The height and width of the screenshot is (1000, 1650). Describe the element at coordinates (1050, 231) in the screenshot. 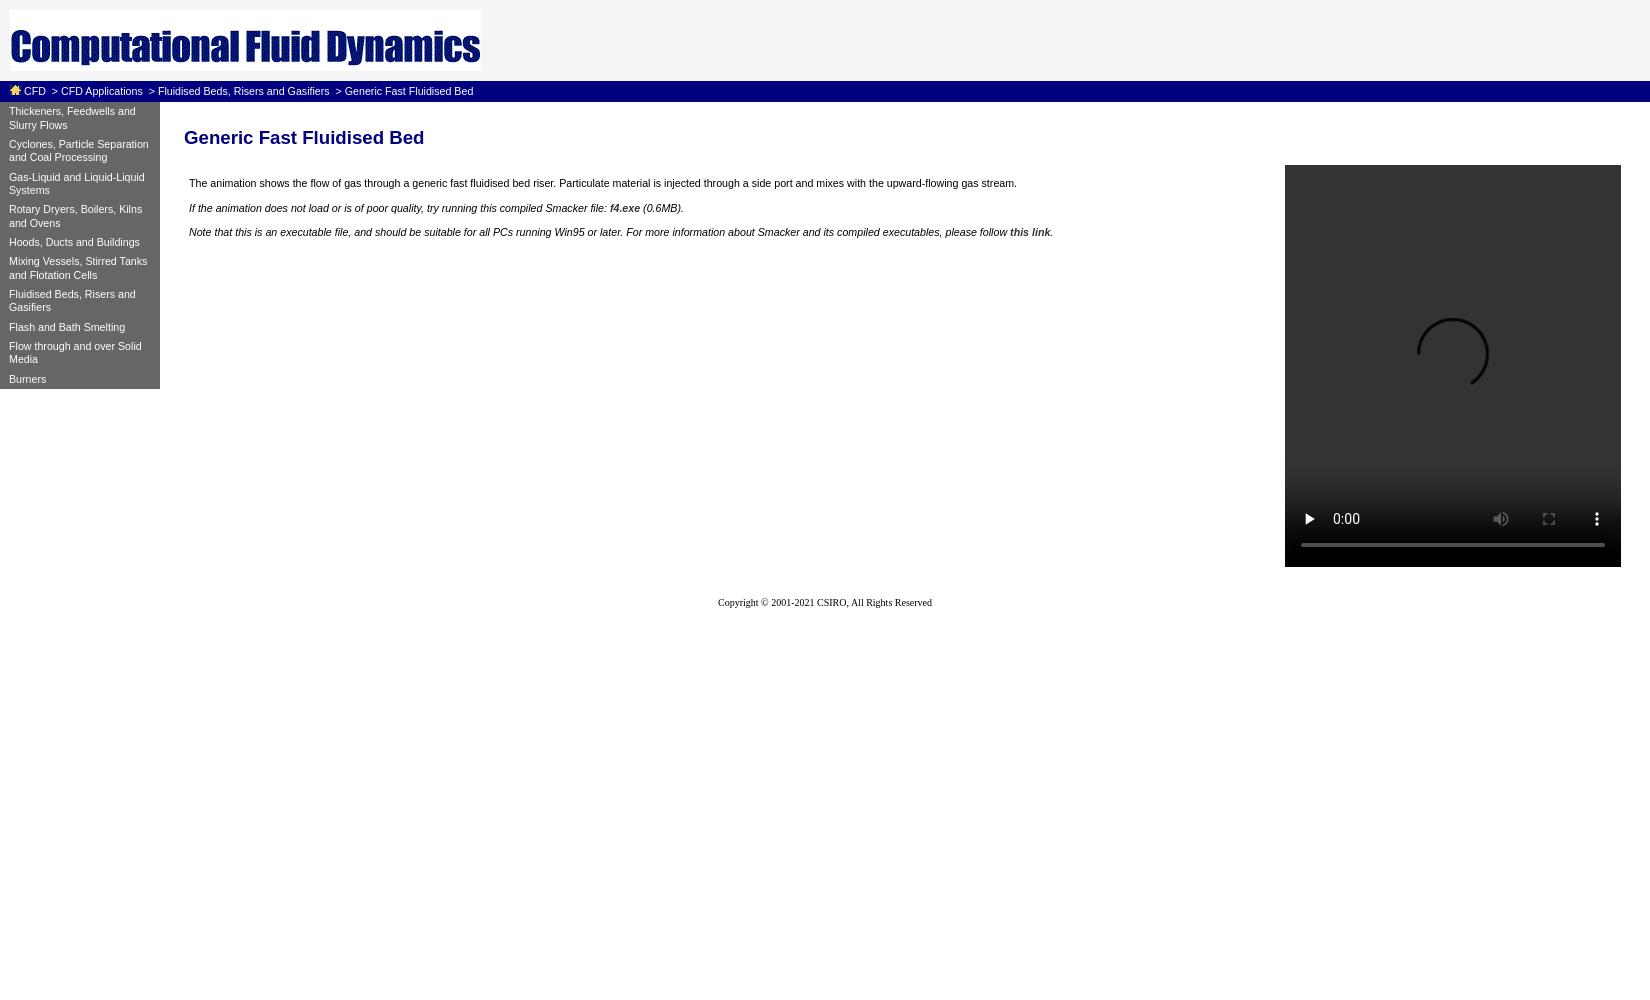

I see `'.'` at that location.